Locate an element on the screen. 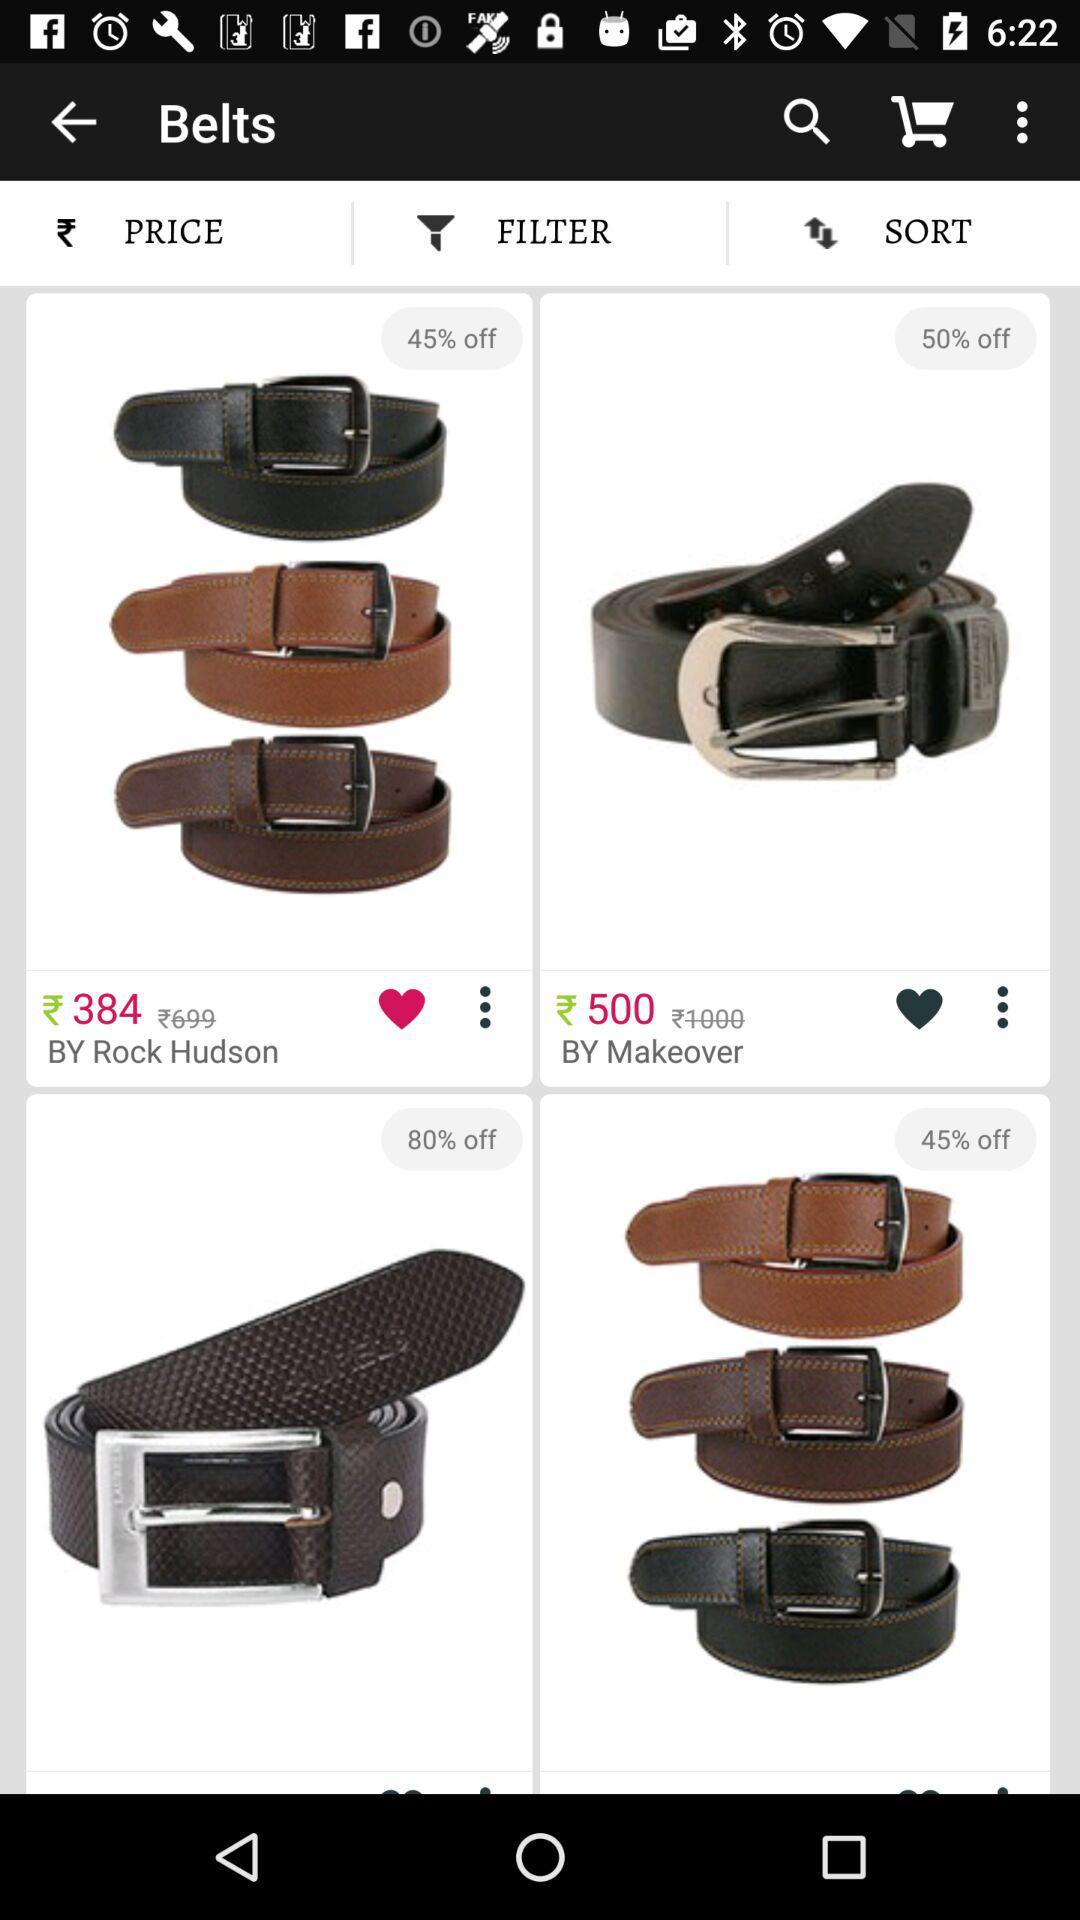 The image size is (1080, 1920). to favorites is located at coordinates (401, 1782).